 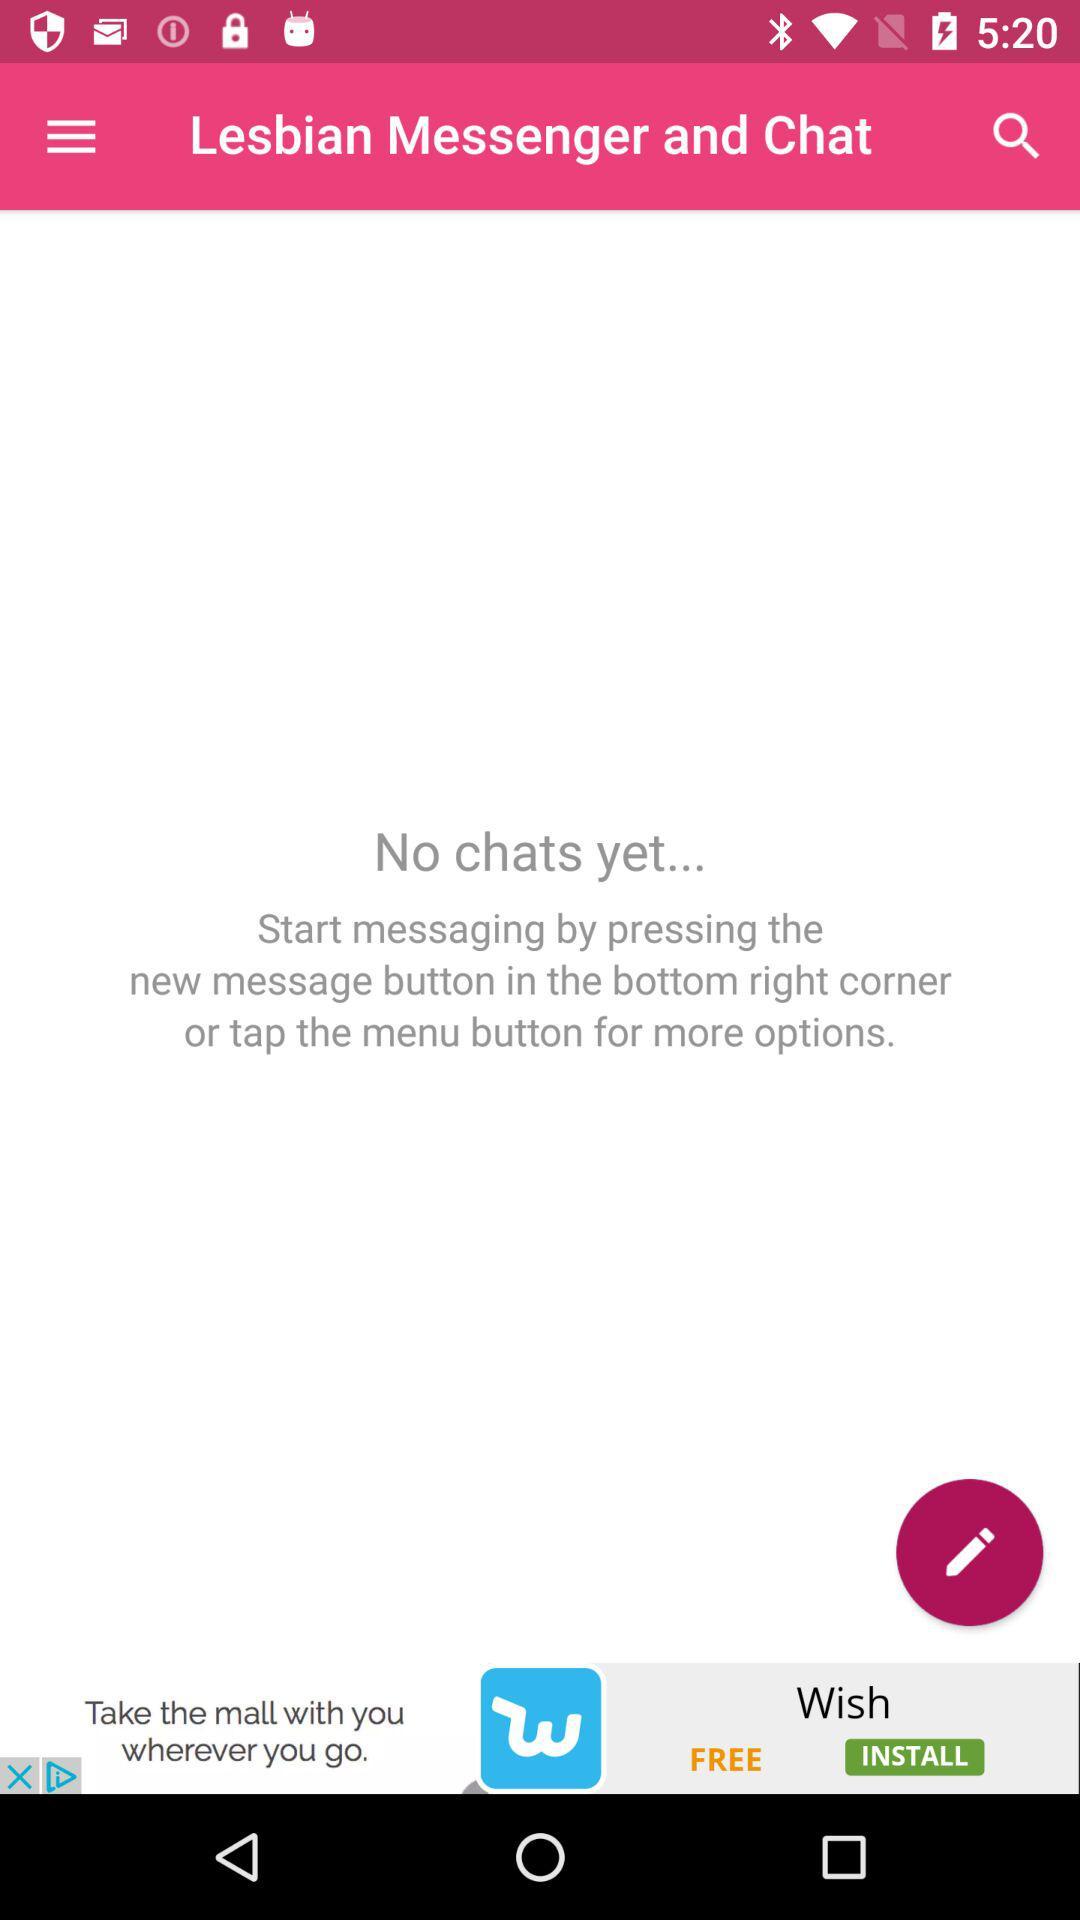 What do you see at coordinates (69, 135) in the screenshot?
I see `the menu` at bounding box center [69, 135].